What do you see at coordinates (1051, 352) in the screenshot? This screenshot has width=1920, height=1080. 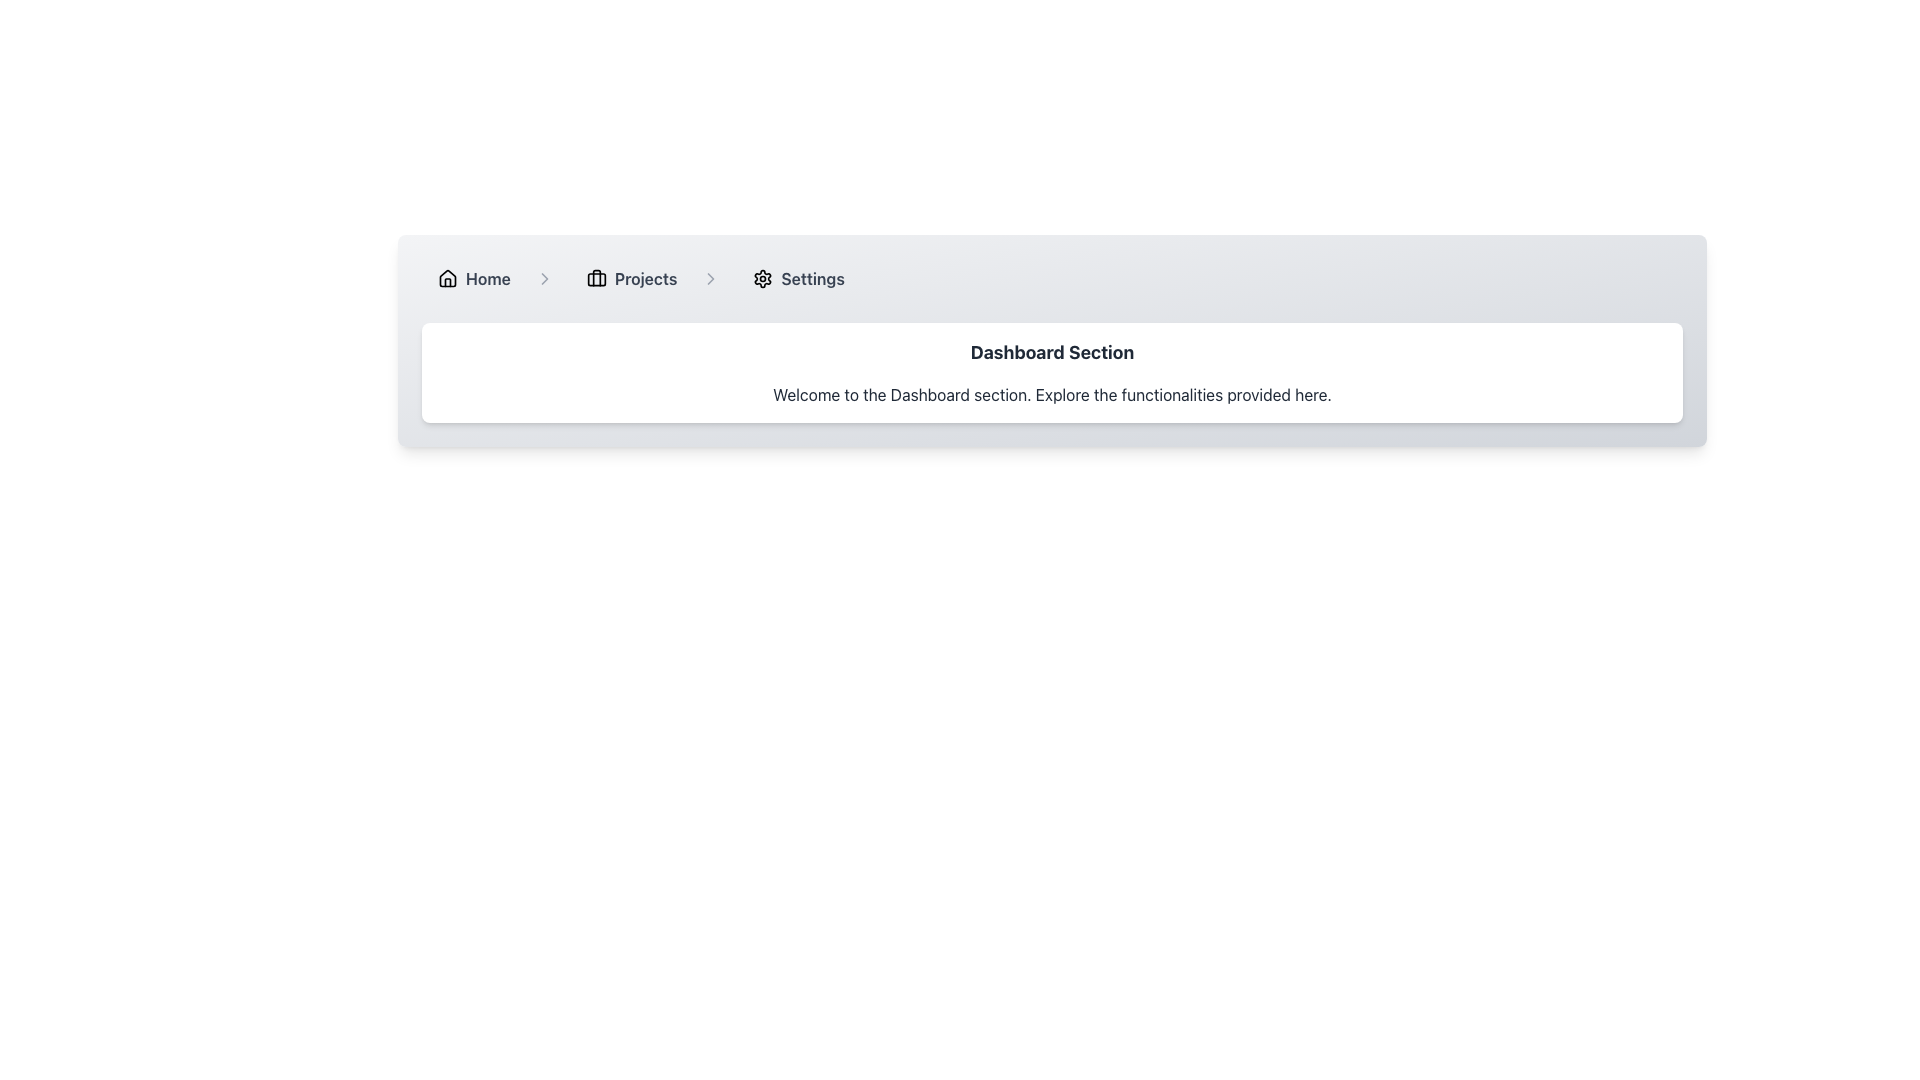 I see `the 'Dashboard Section' text label, which is a bold and enlarged font element located at the top of the content card in the dashboard header` at bounding box center [1051, 352].